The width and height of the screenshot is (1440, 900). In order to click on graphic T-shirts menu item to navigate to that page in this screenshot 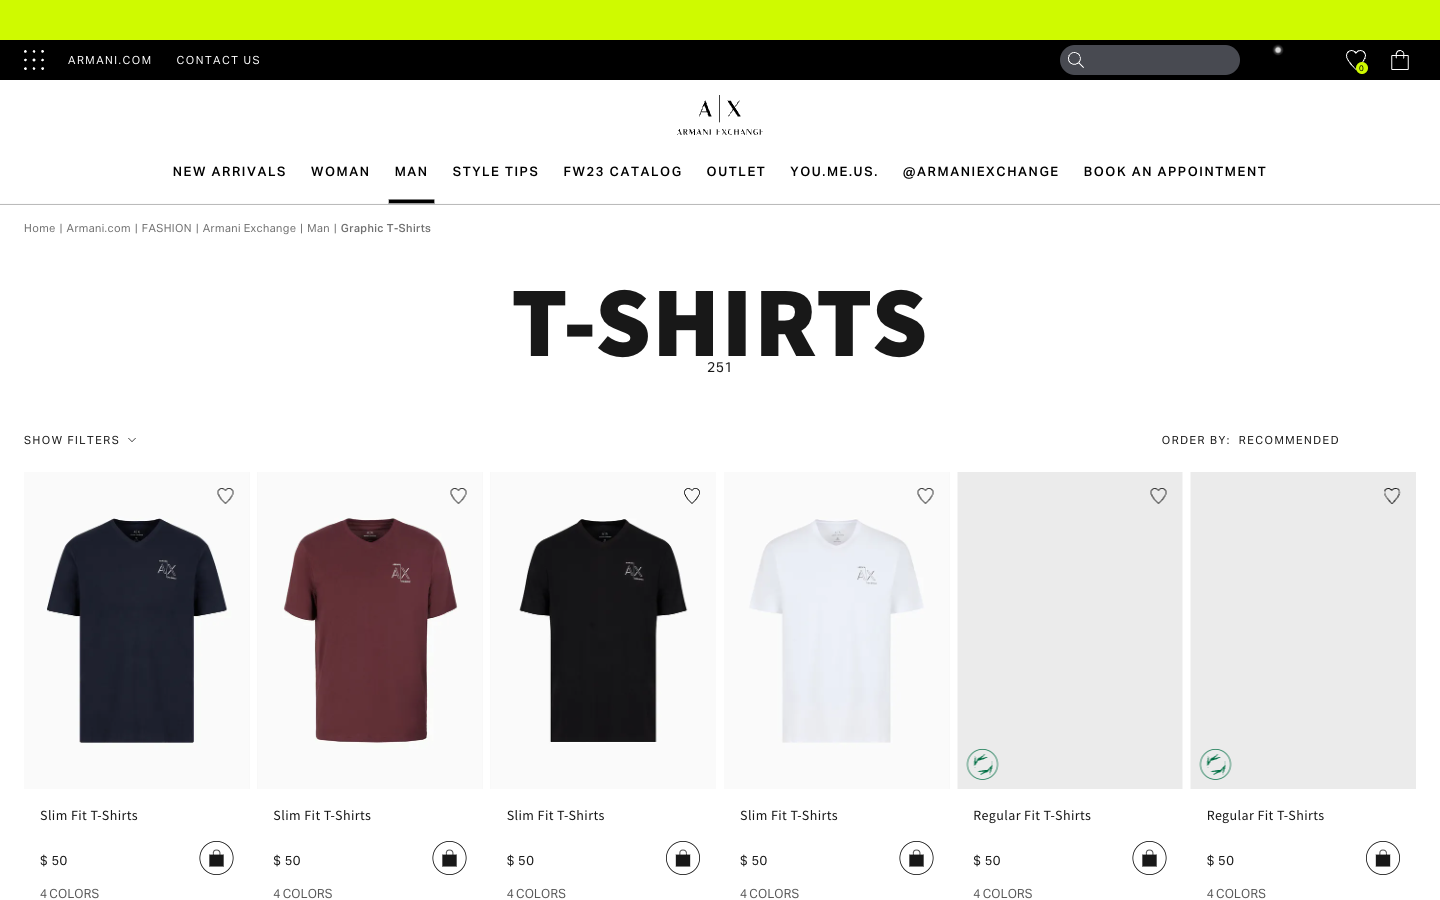, I will do `click(385, 226)`.